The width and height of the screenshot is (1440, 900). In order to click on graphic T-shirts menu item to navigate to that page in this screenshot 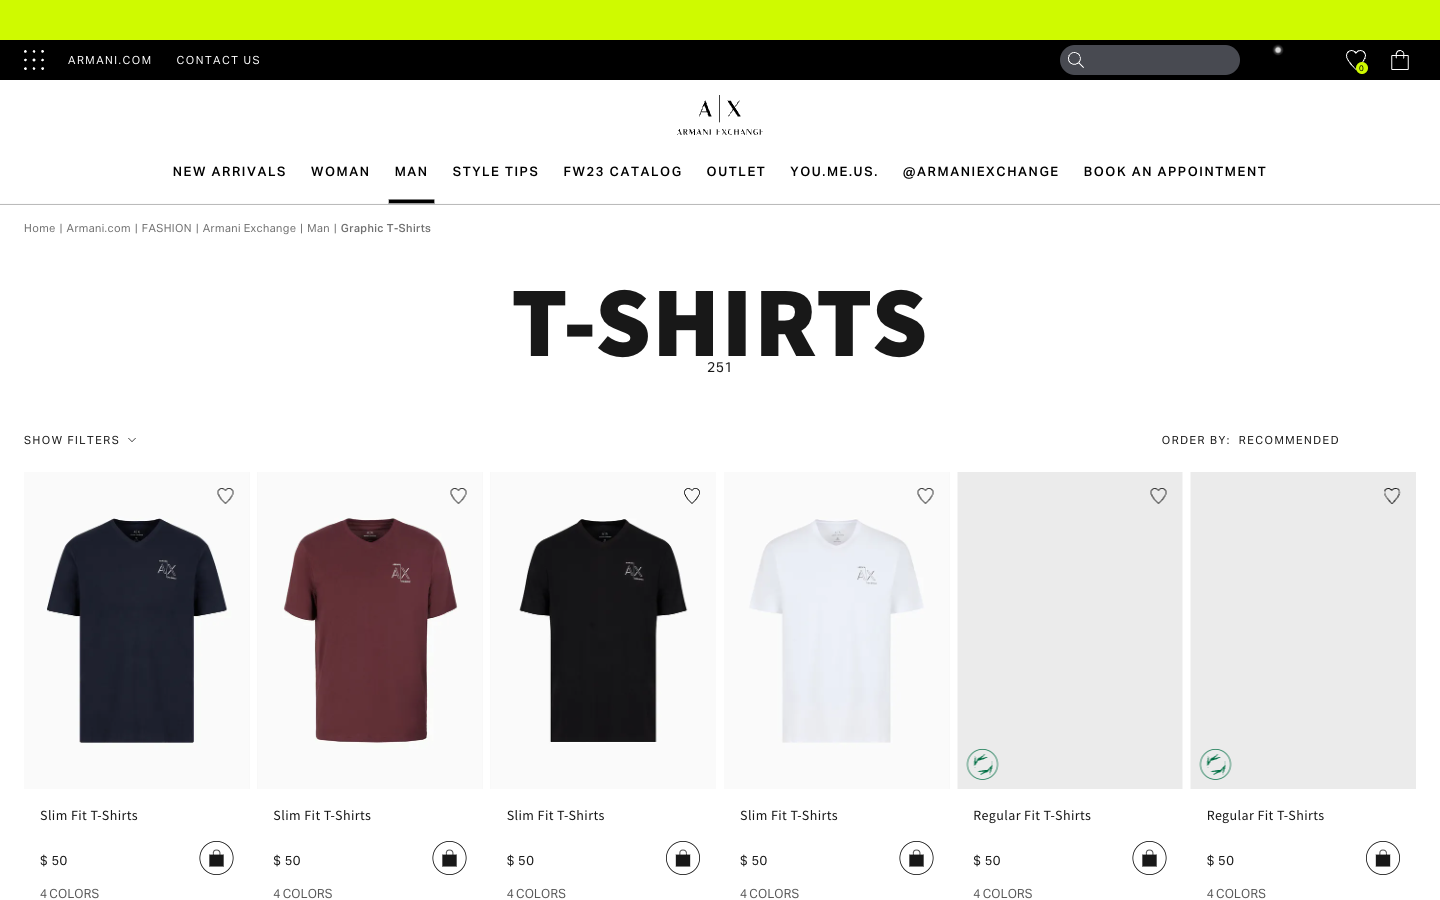, I will do `click(385, 226)`.